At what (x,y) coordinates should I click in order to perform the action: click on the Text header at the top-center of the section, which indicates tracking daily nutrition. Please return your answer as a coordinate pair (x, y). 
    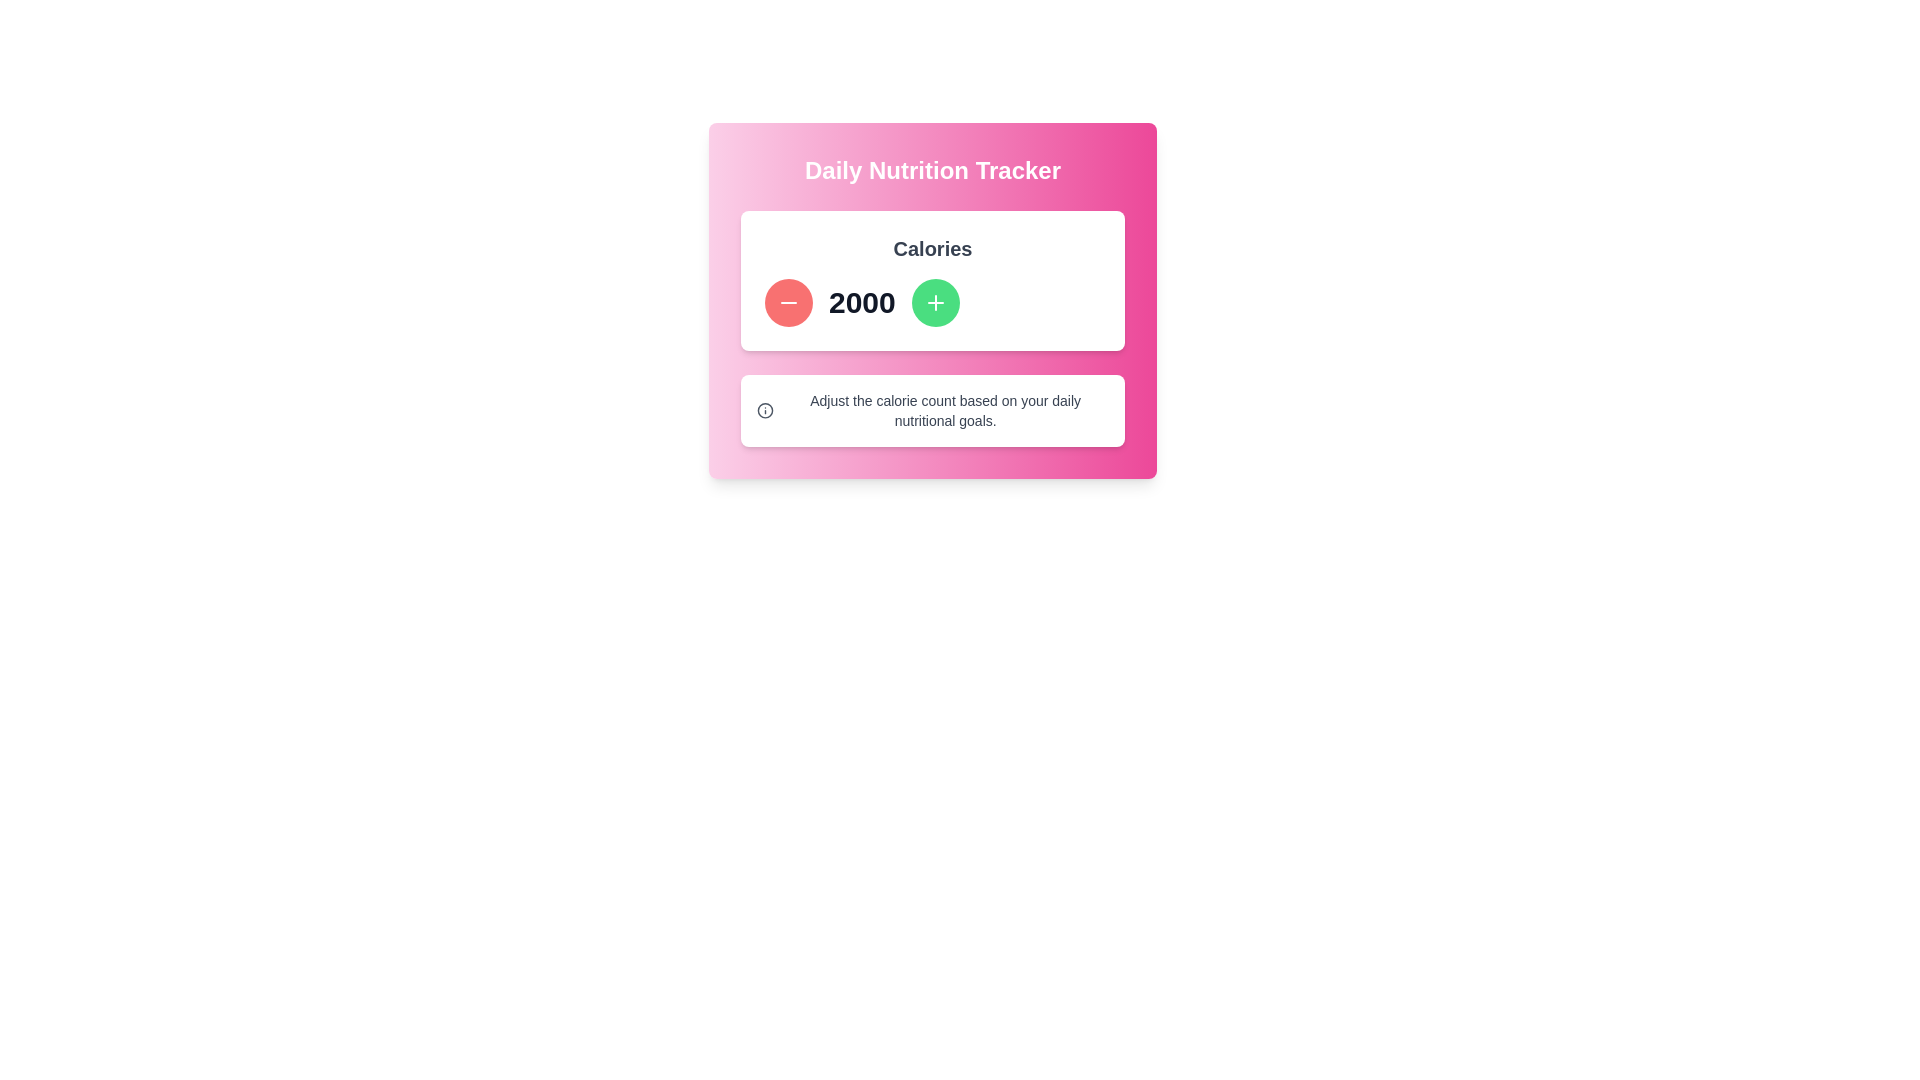
    Looking at the image, I should click on (931, 169).